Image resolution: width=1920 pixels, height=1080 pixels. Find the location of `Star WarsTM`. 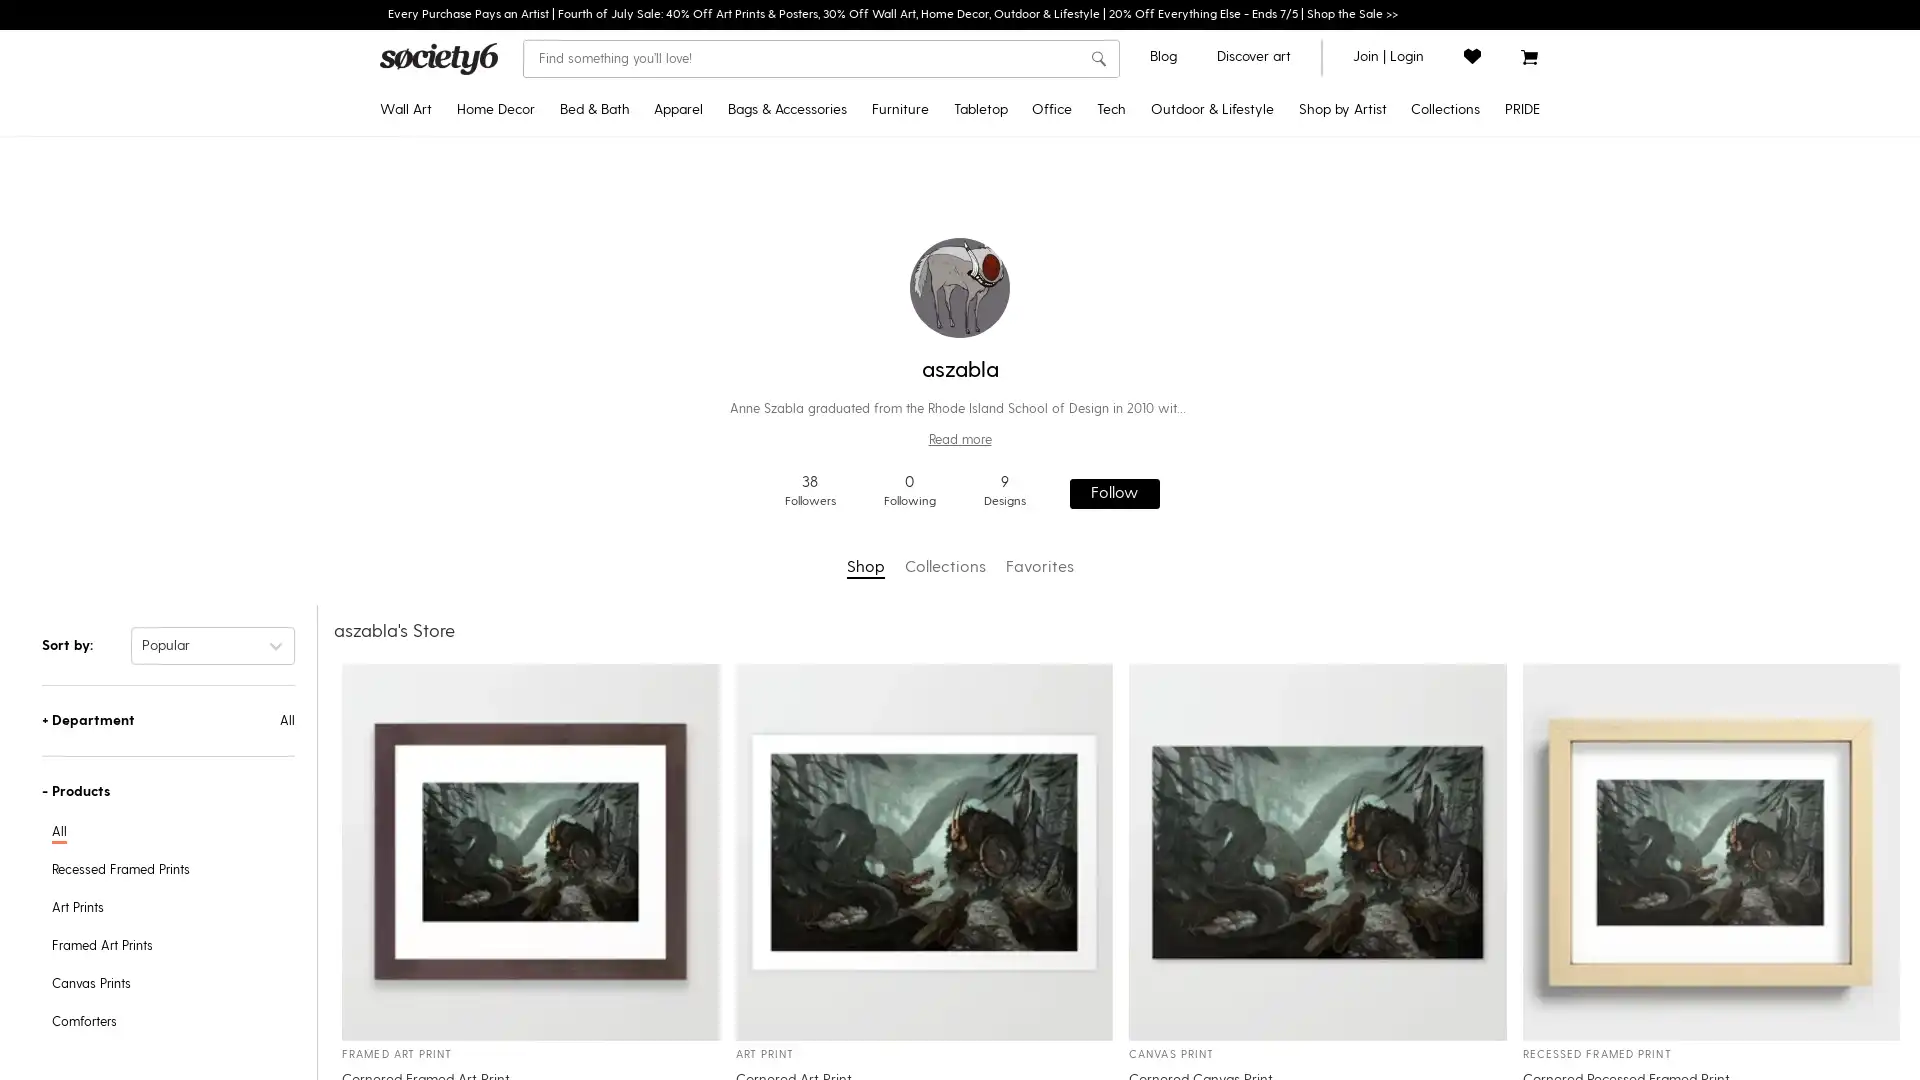

Star WarsTM is located at coordinates (1288, 192).